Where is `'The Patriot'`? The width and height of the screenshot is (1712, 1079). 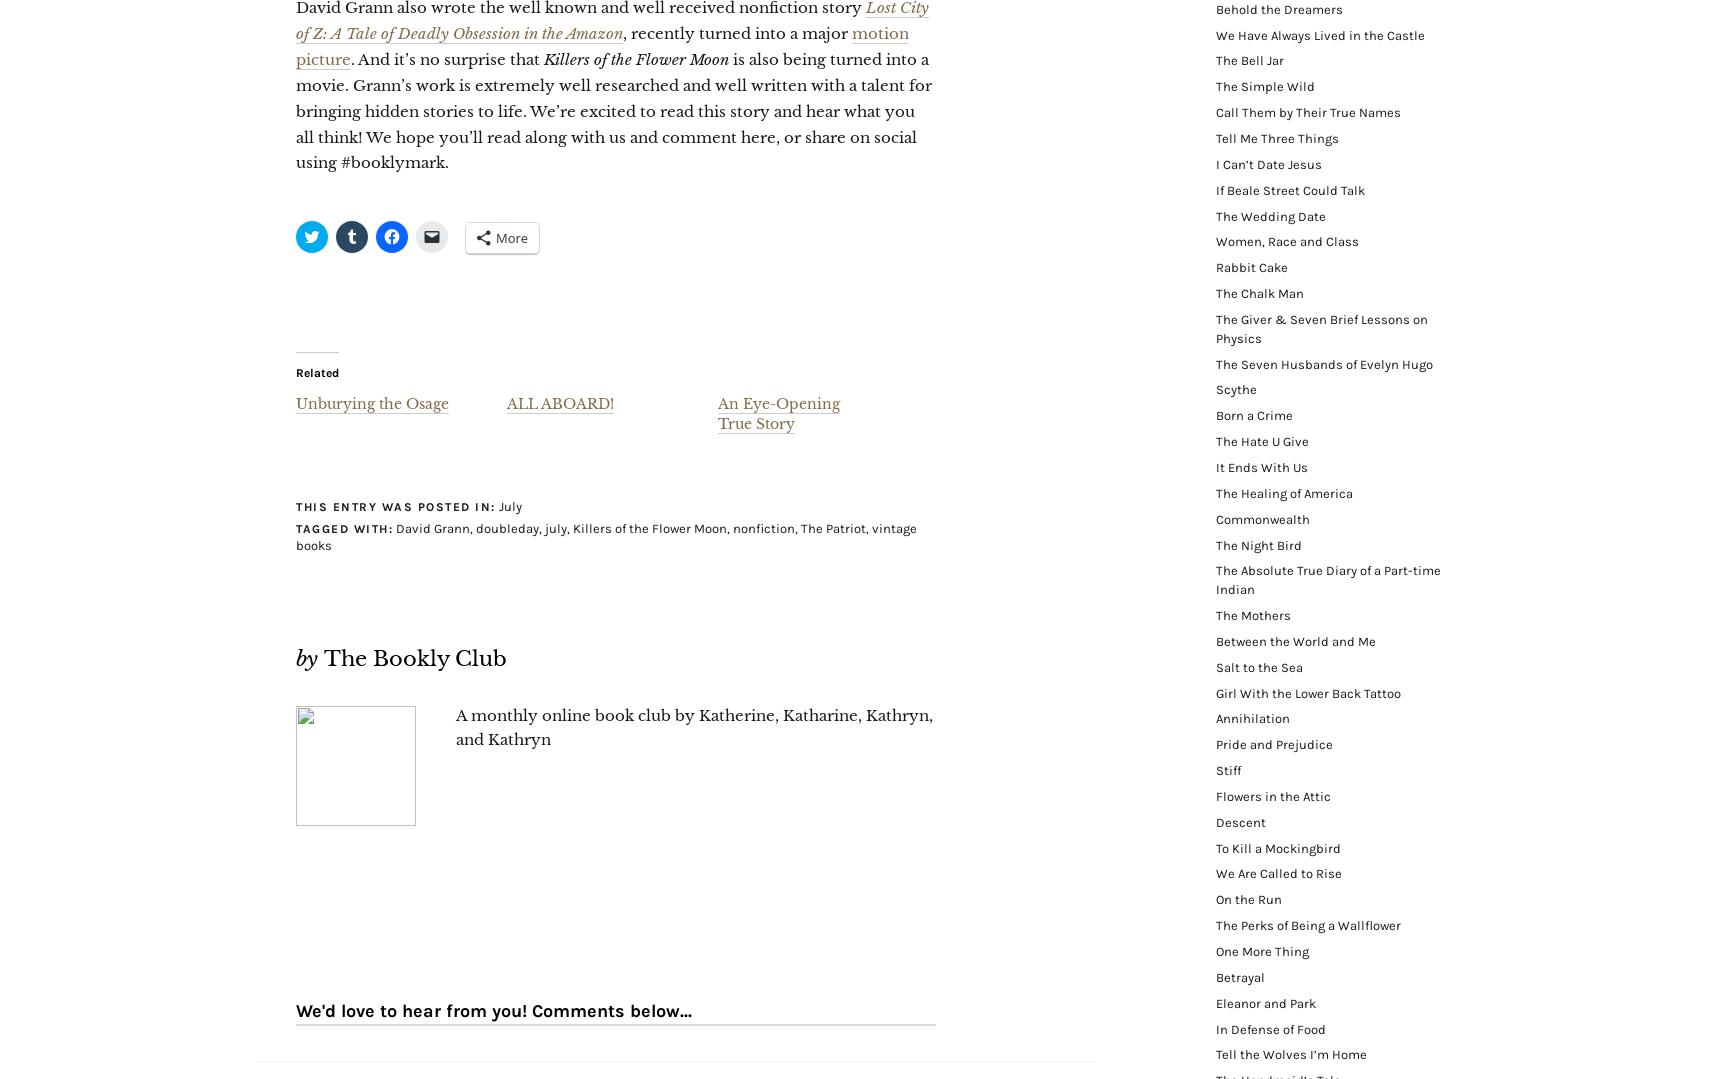
'The Patriot' is located at coordinates (833, 527).